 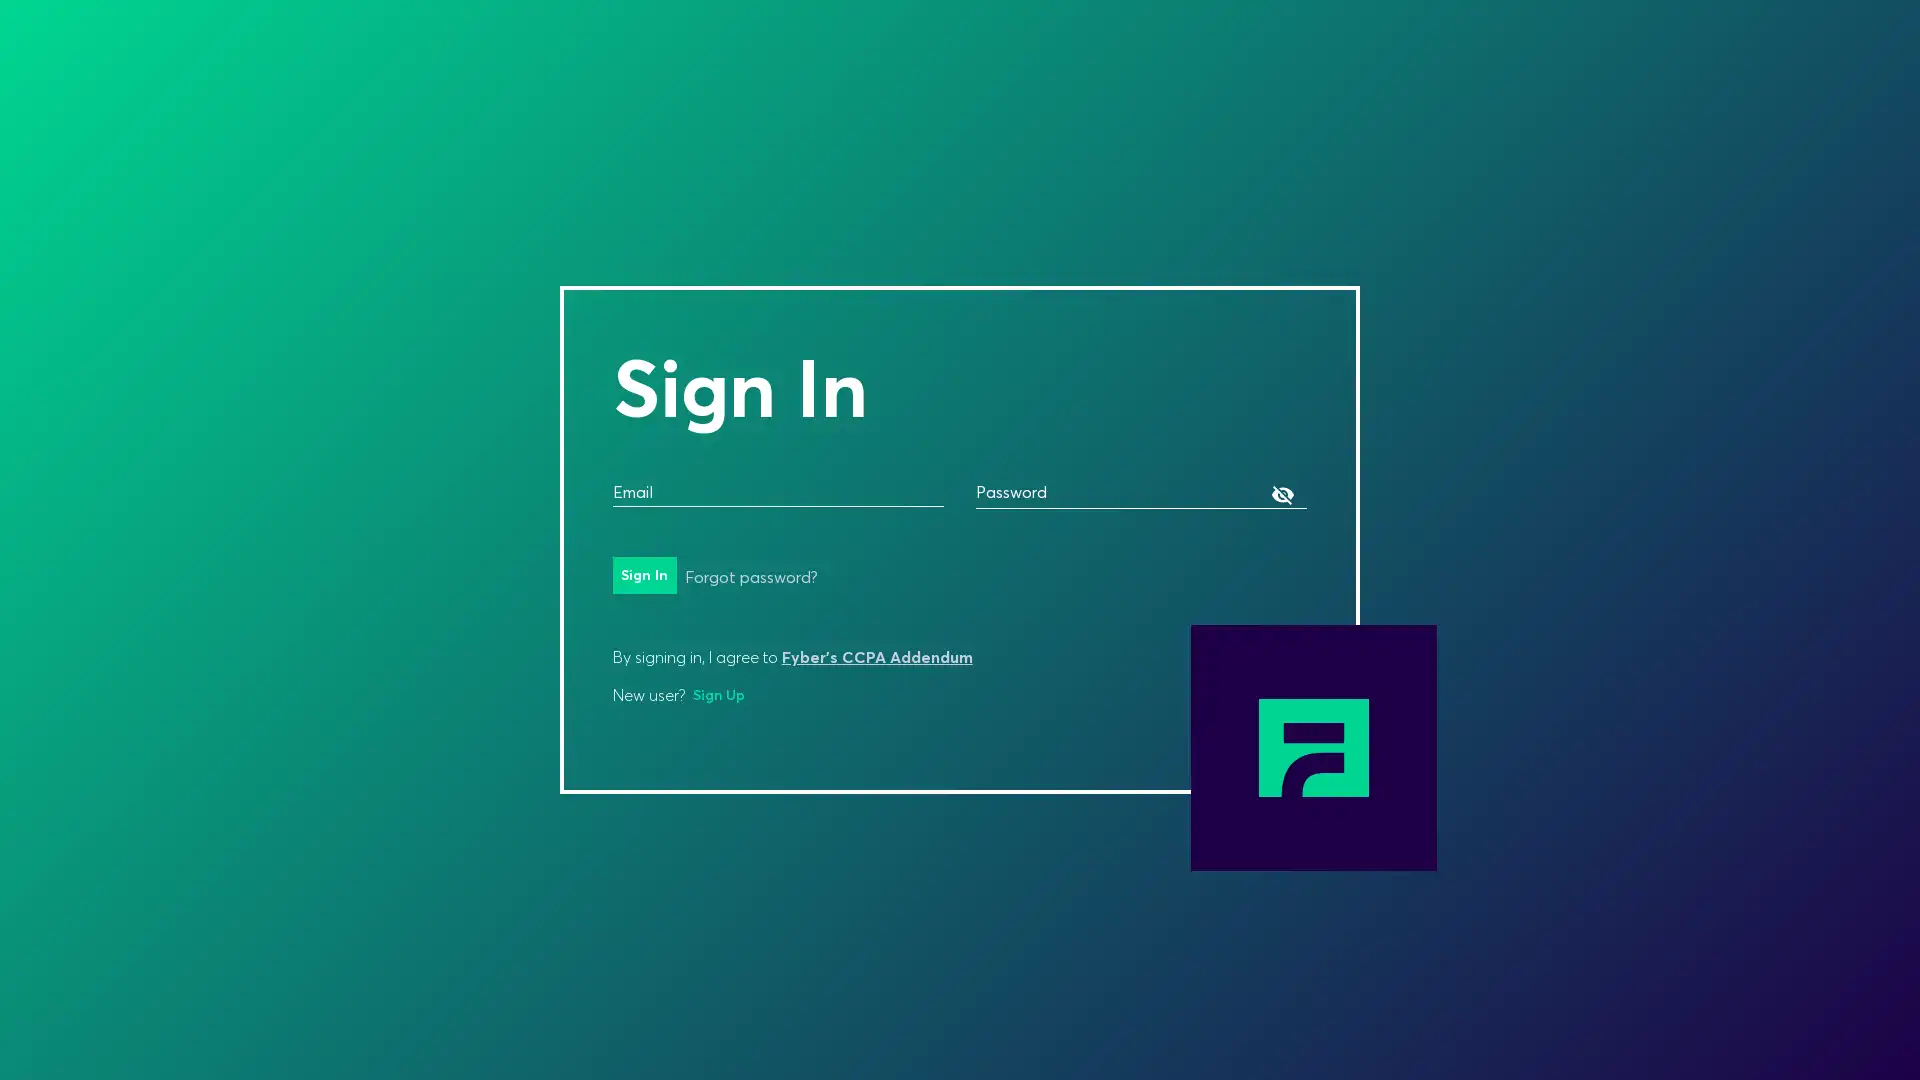 I want to click on Forgot password?, so click(x=749, y=577).